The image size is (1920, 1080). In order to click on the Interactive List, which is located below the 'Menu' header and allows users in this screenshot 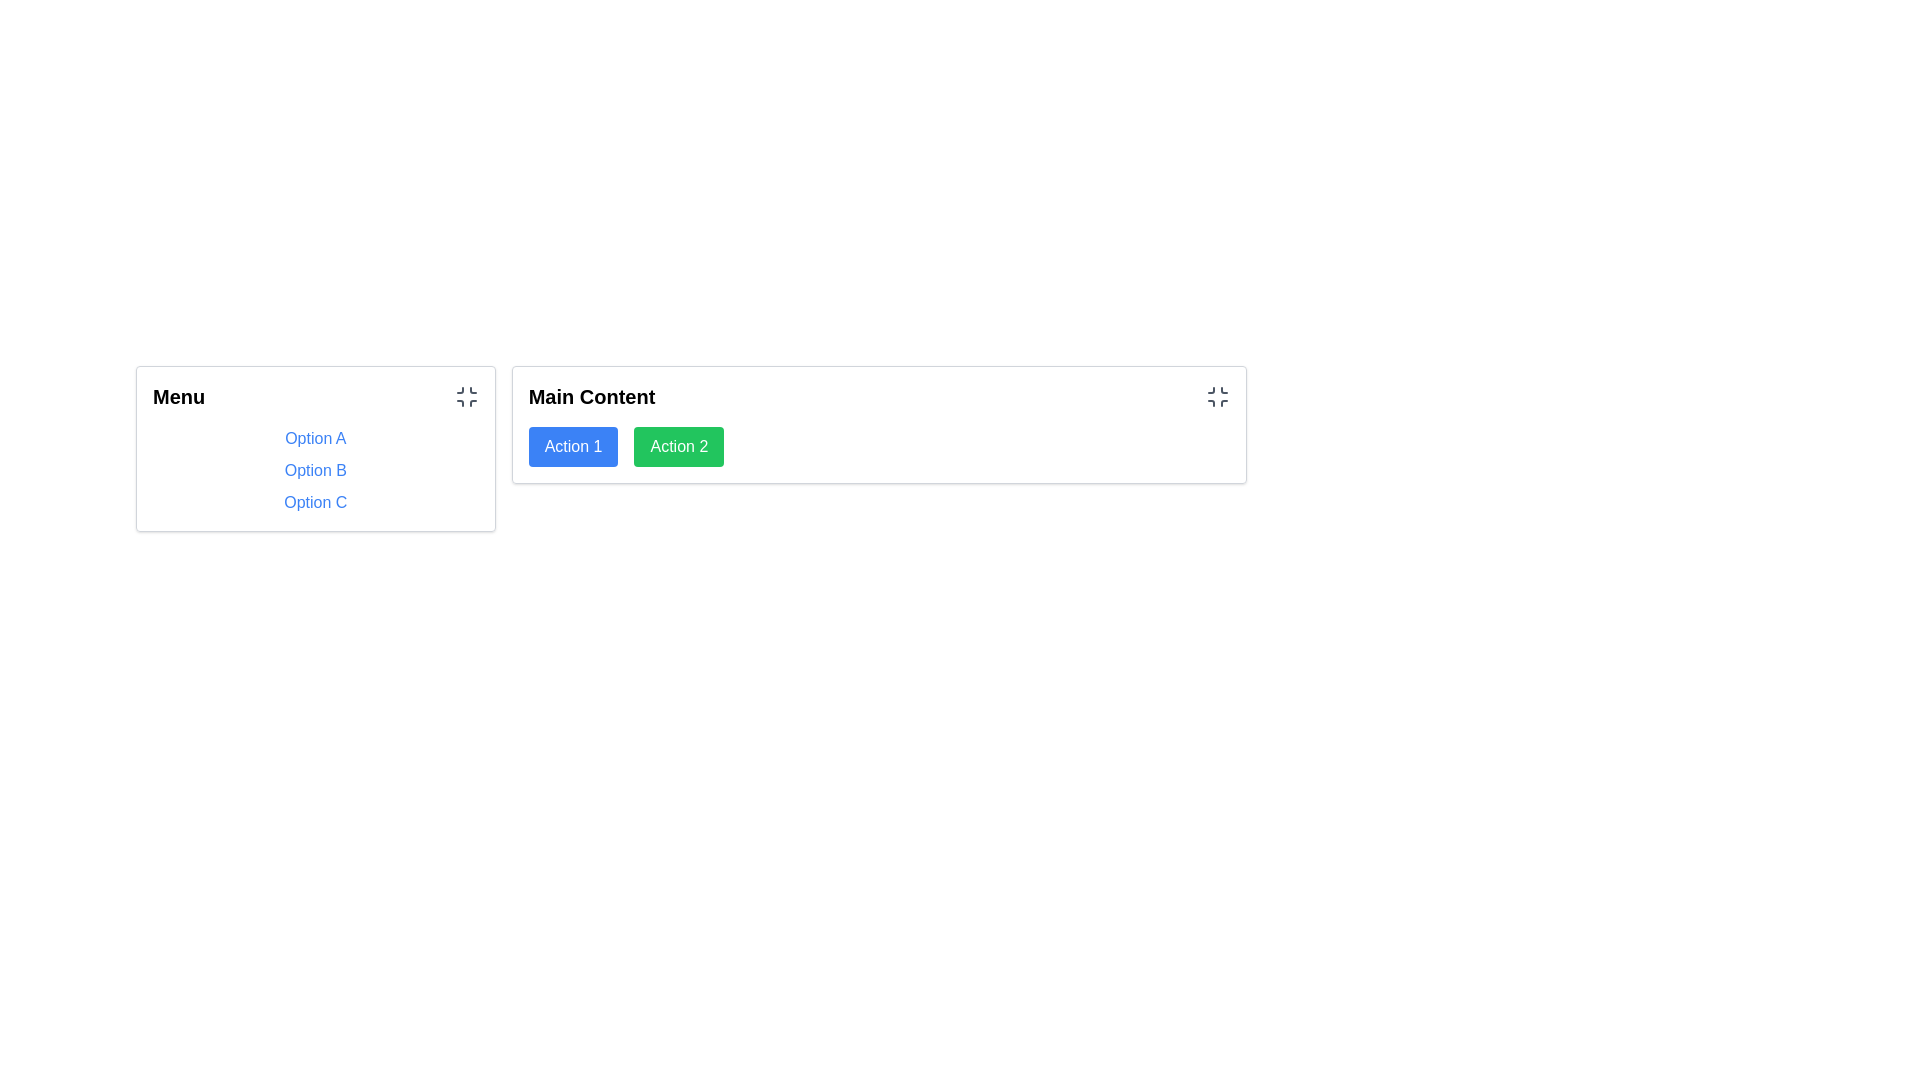, I will do `click(314, 470)`.